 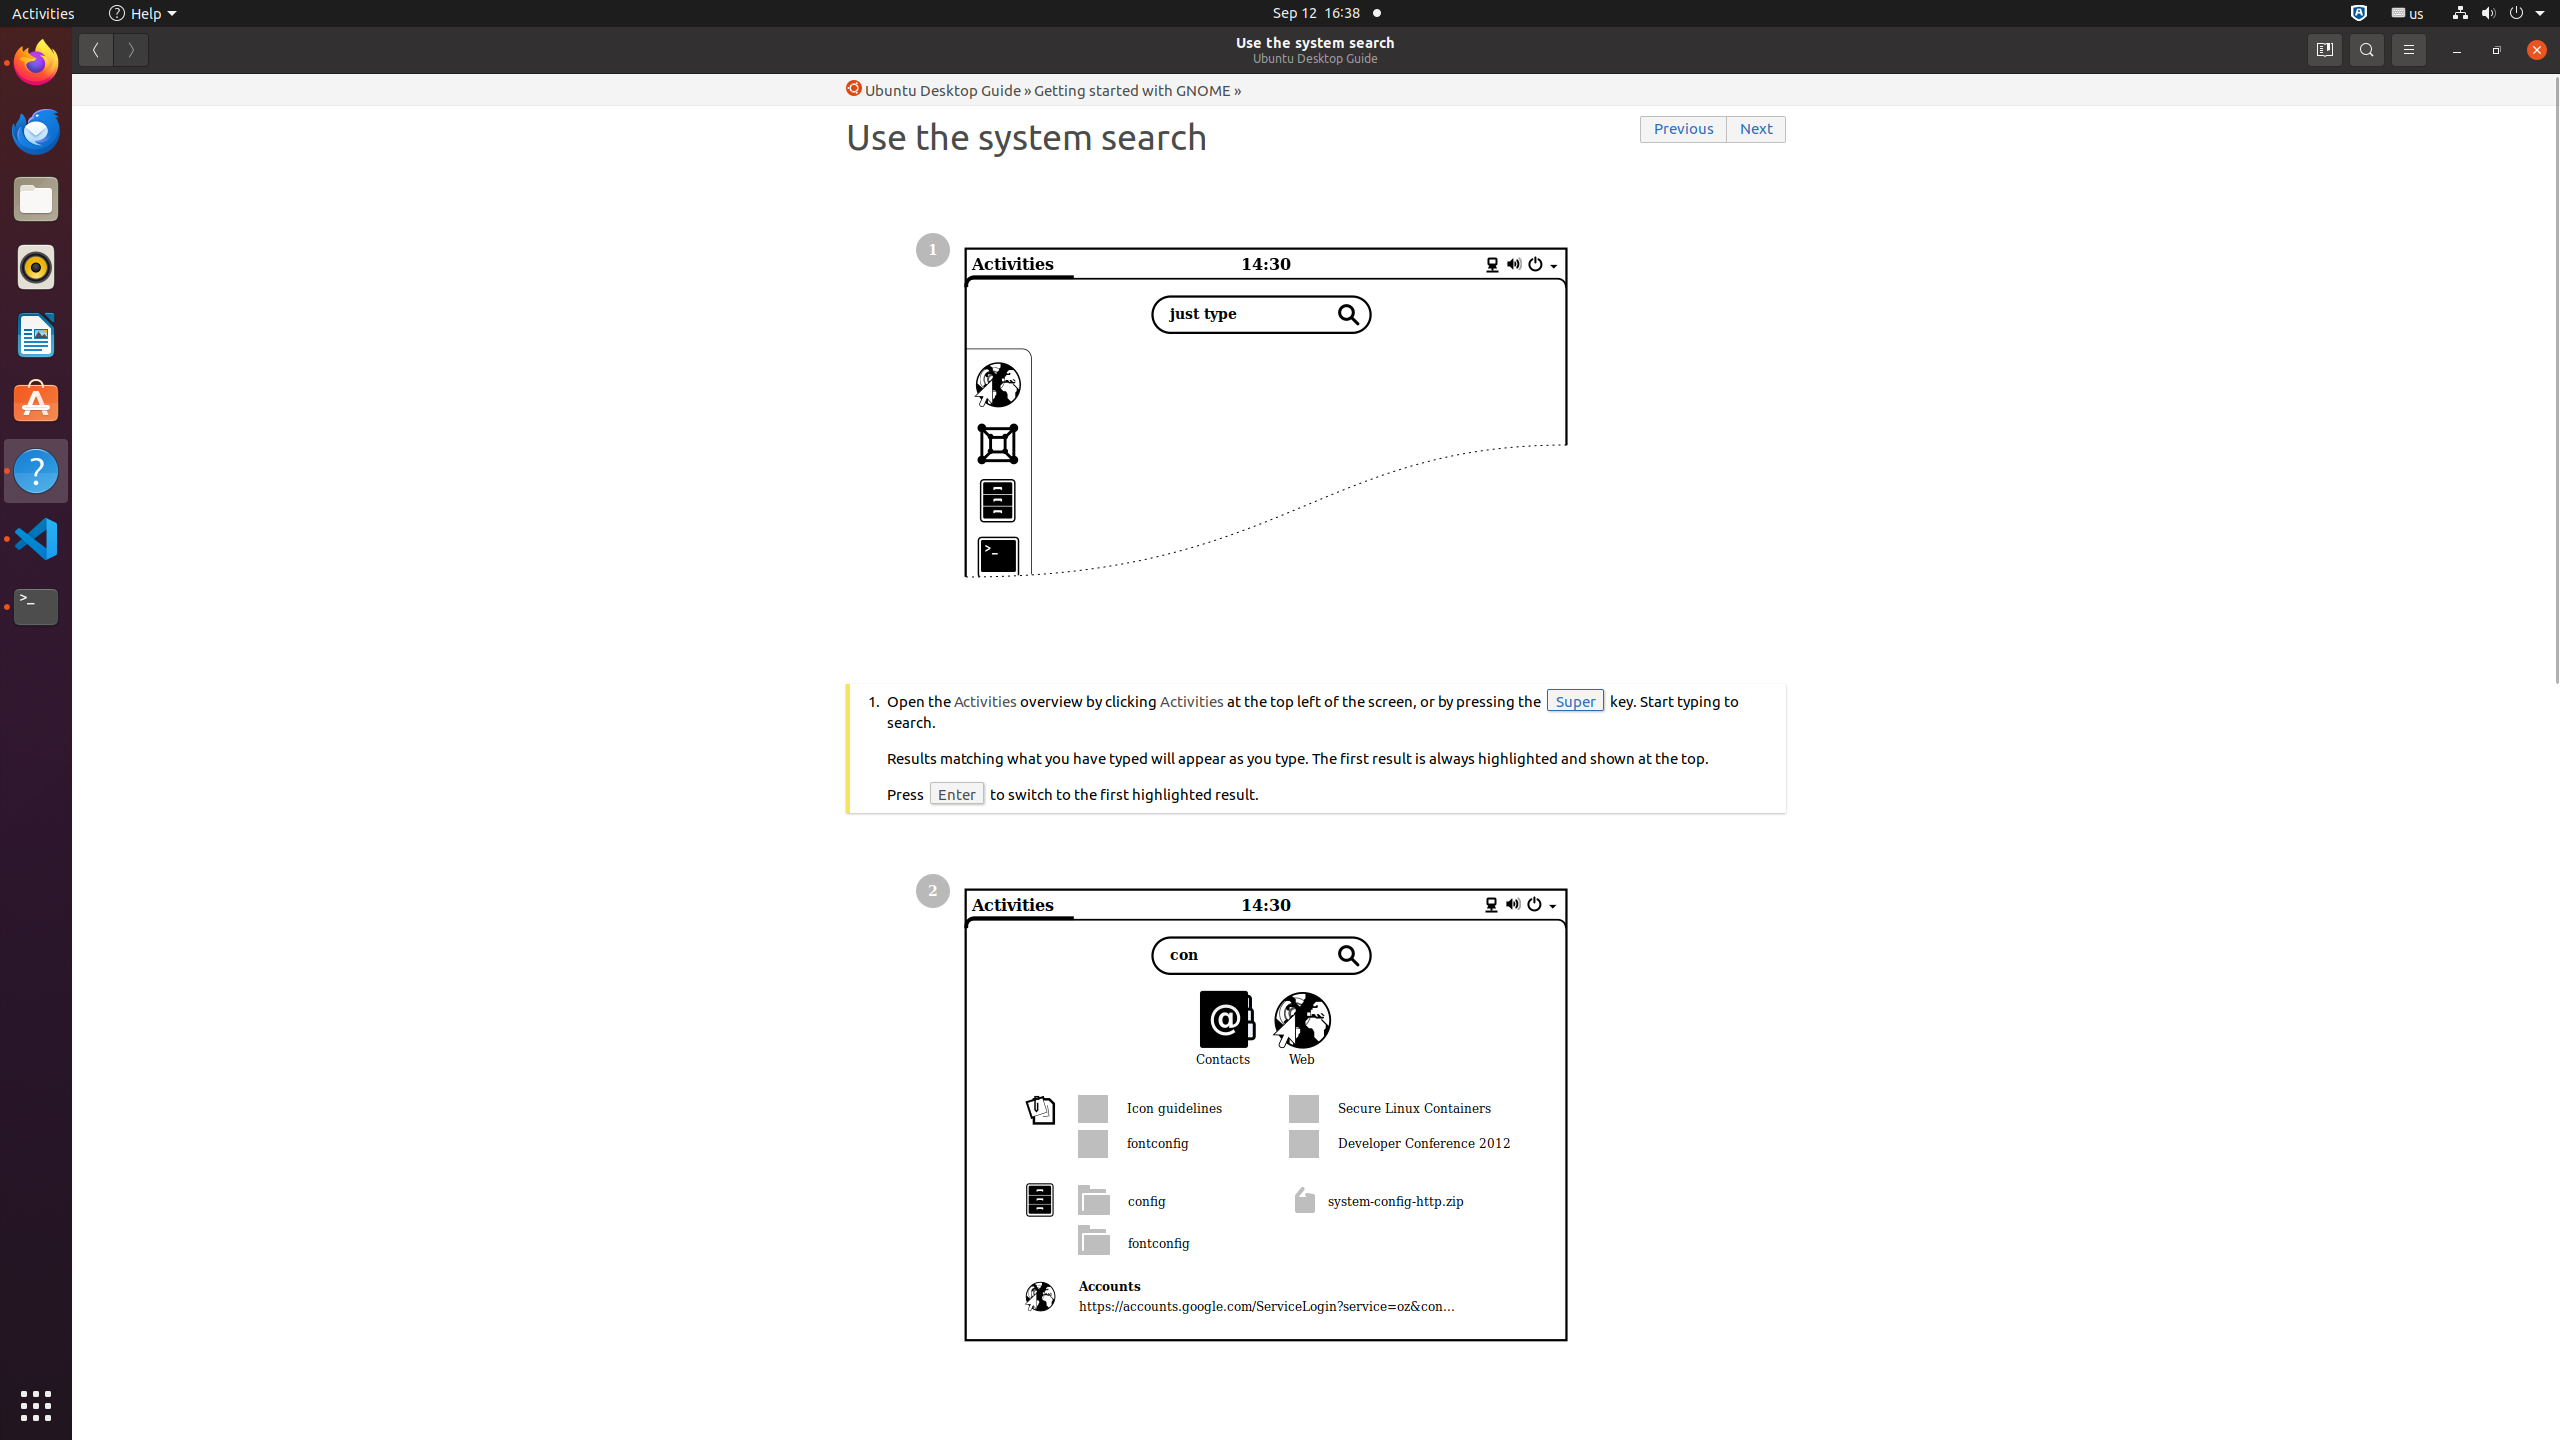 What do you see at coordinates (1683, 129) in the screenshot?
I see `'Previous'` at bounding box center [1683, 129].